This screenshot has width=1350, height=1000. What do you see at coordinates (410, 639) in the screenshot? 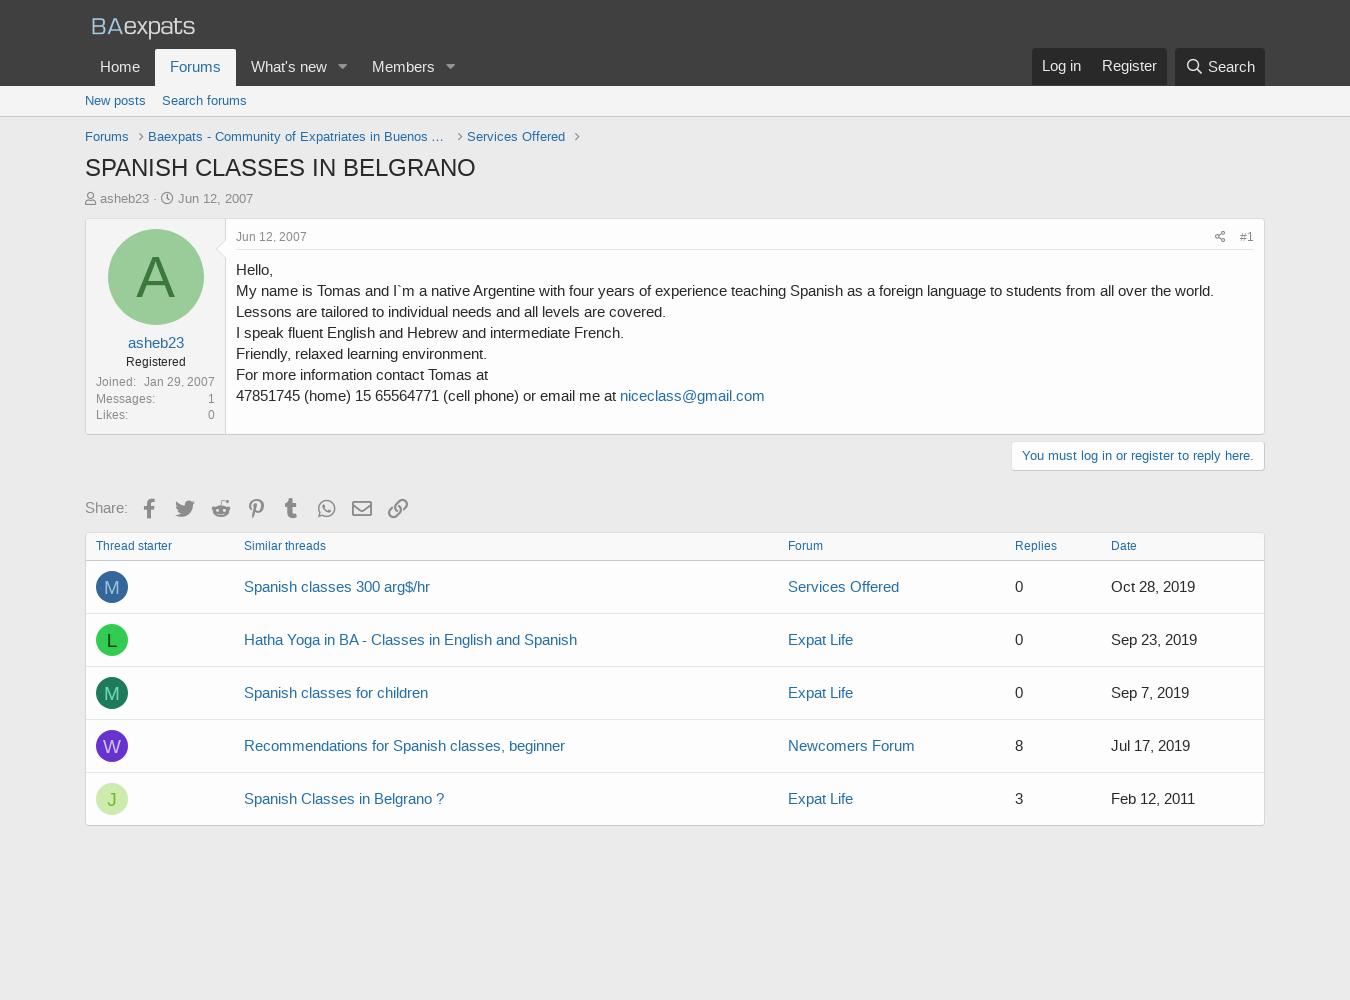
I see `'Hatha Yoga in BA - Classes in English and Spanish'` at bounding box center [410, 639].